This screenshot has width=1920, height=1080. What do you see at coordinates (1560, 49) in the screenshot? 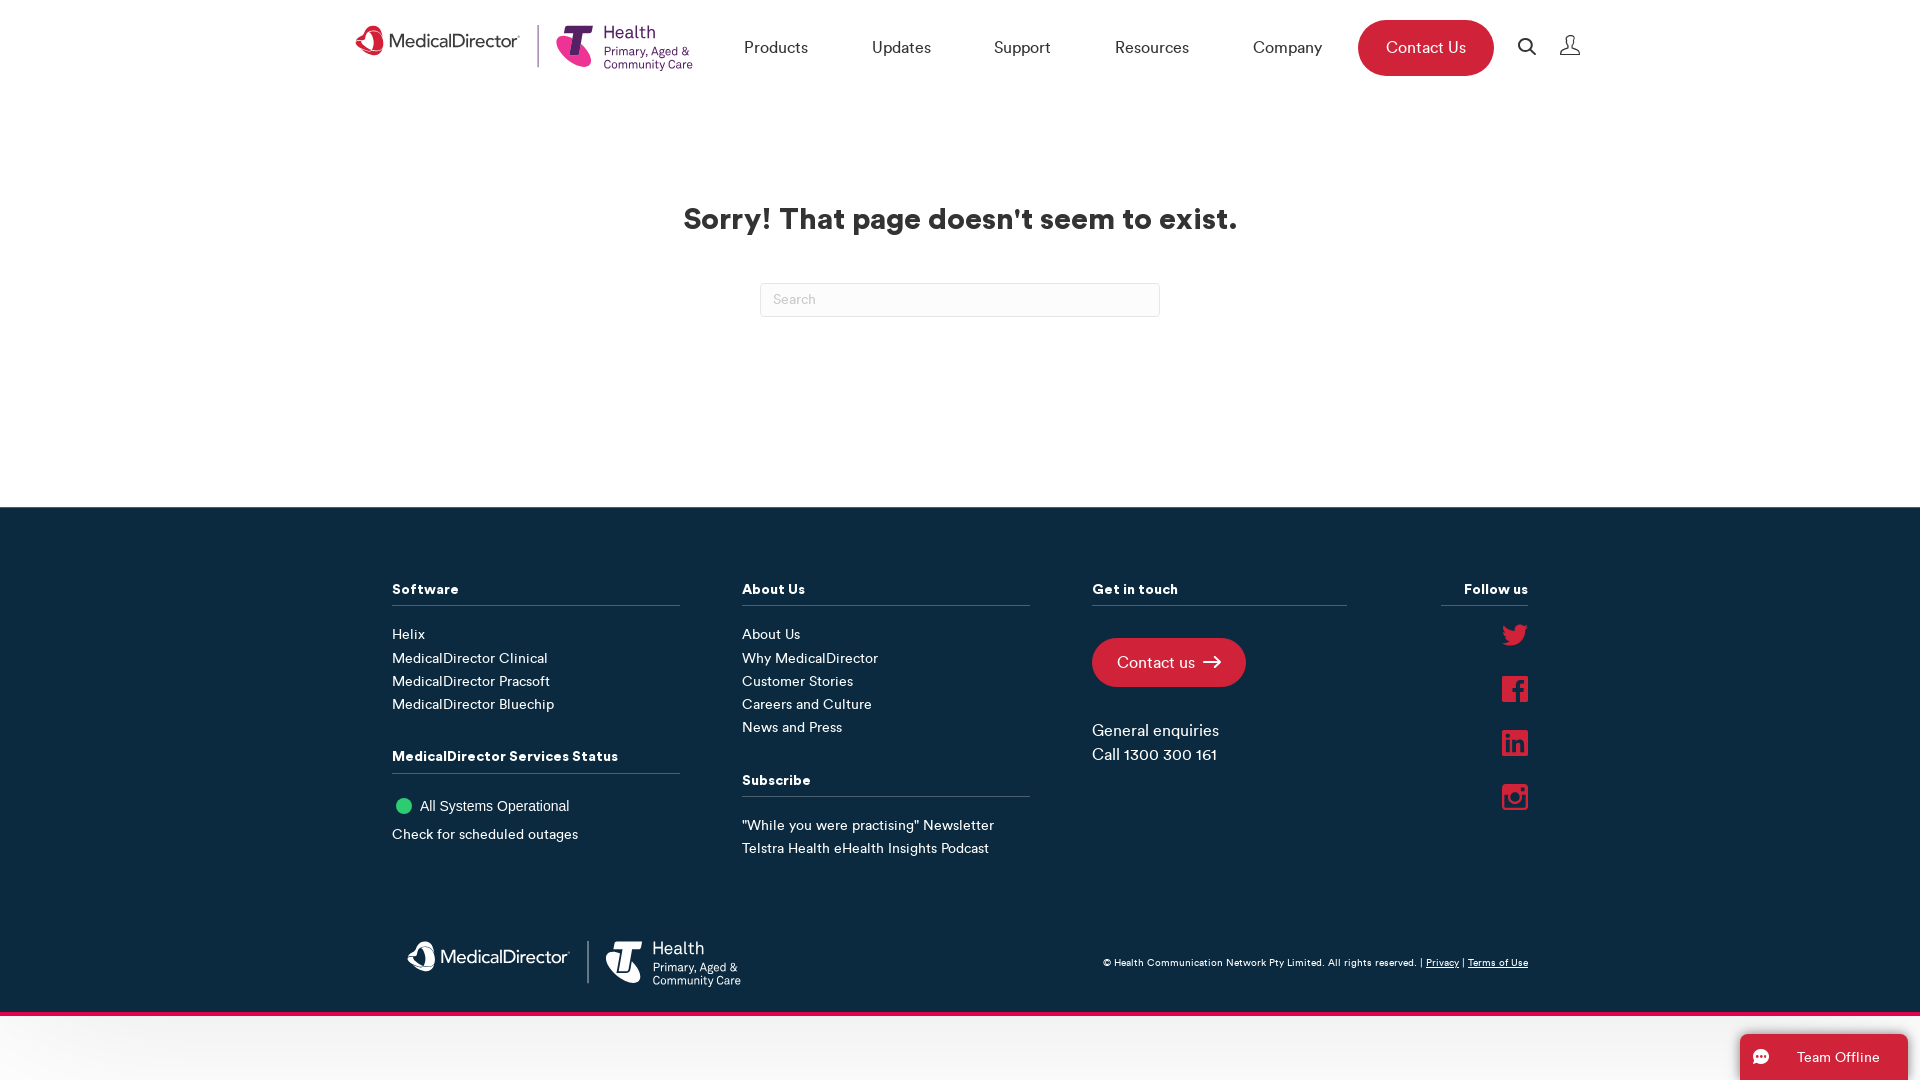
I see `'Account Login'` at bounding box center [1560, 49].